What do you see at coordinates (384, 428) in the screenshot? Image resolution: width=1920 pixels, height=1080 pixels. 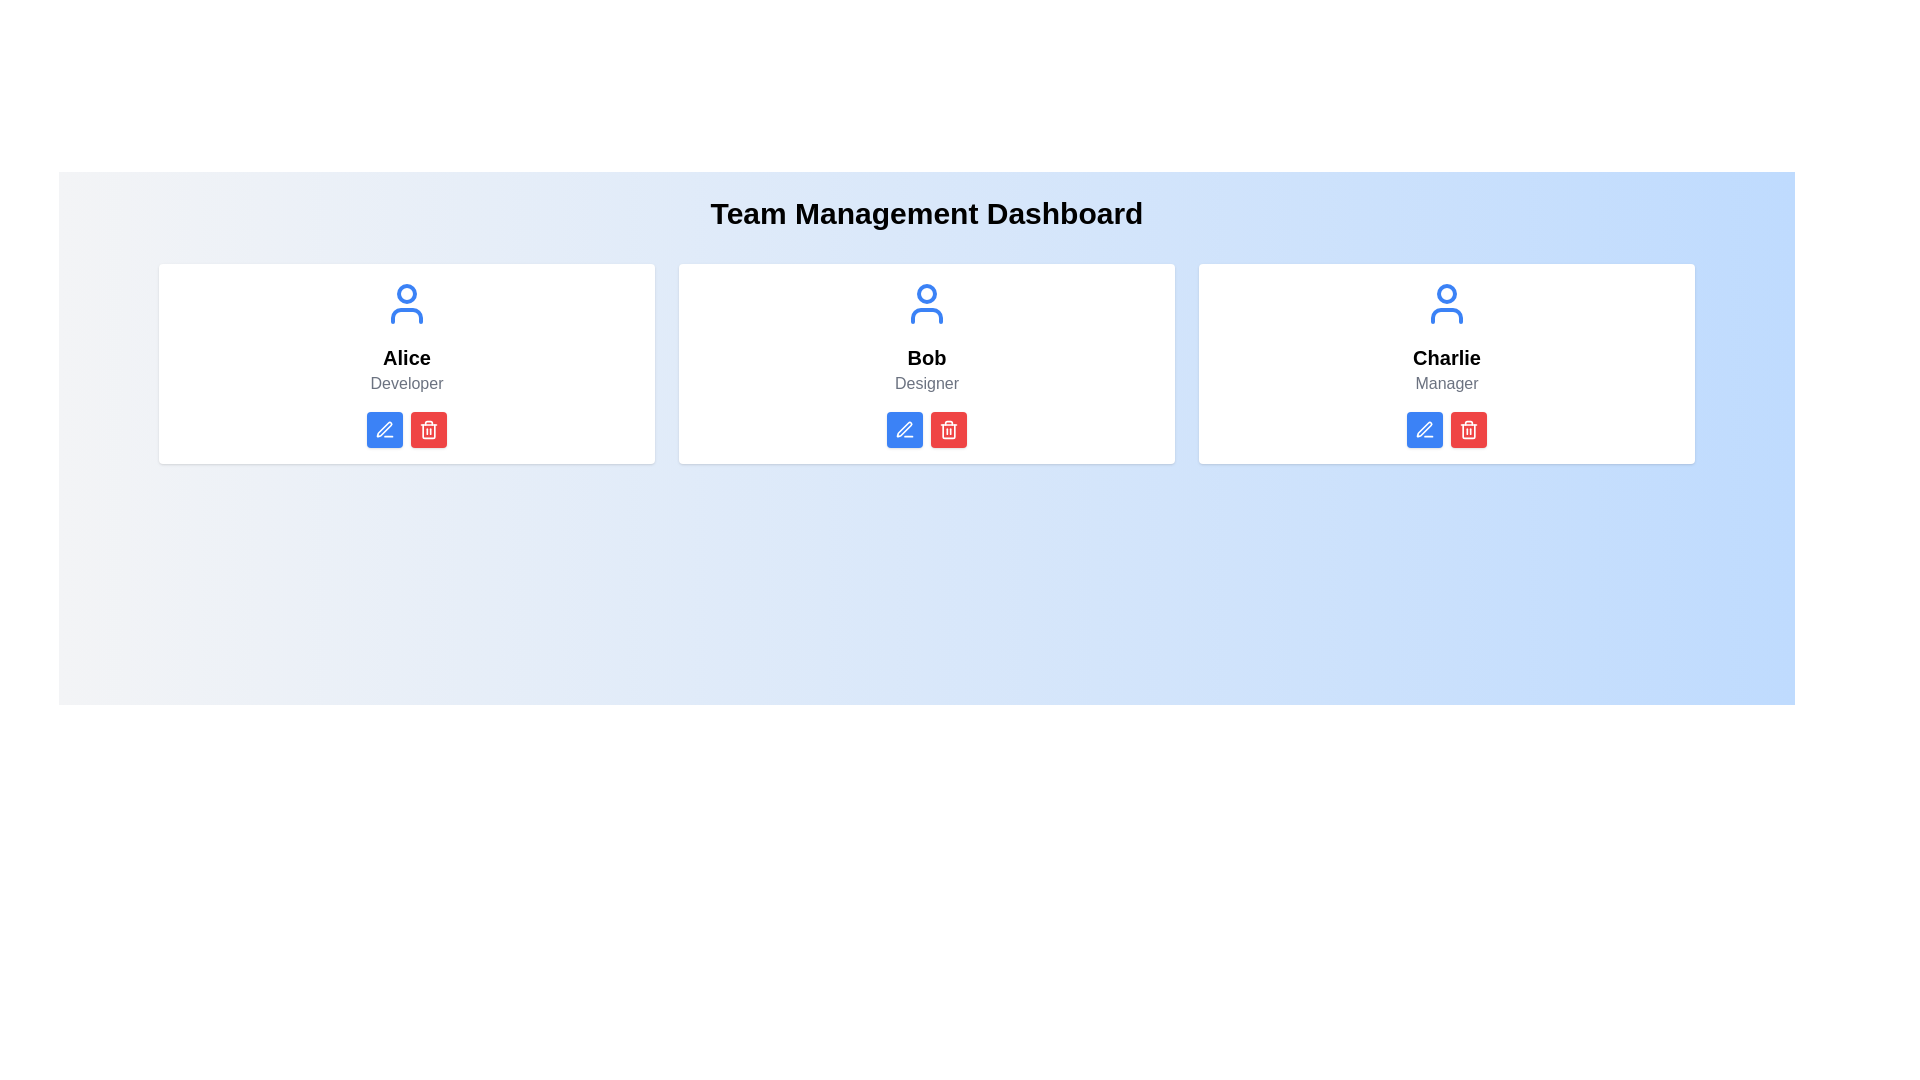 I see `the icon within the edit button located on the left-hand side of the button group for 'Alice, Developer' to initiate the edit action` at bounding box center [384, 428].